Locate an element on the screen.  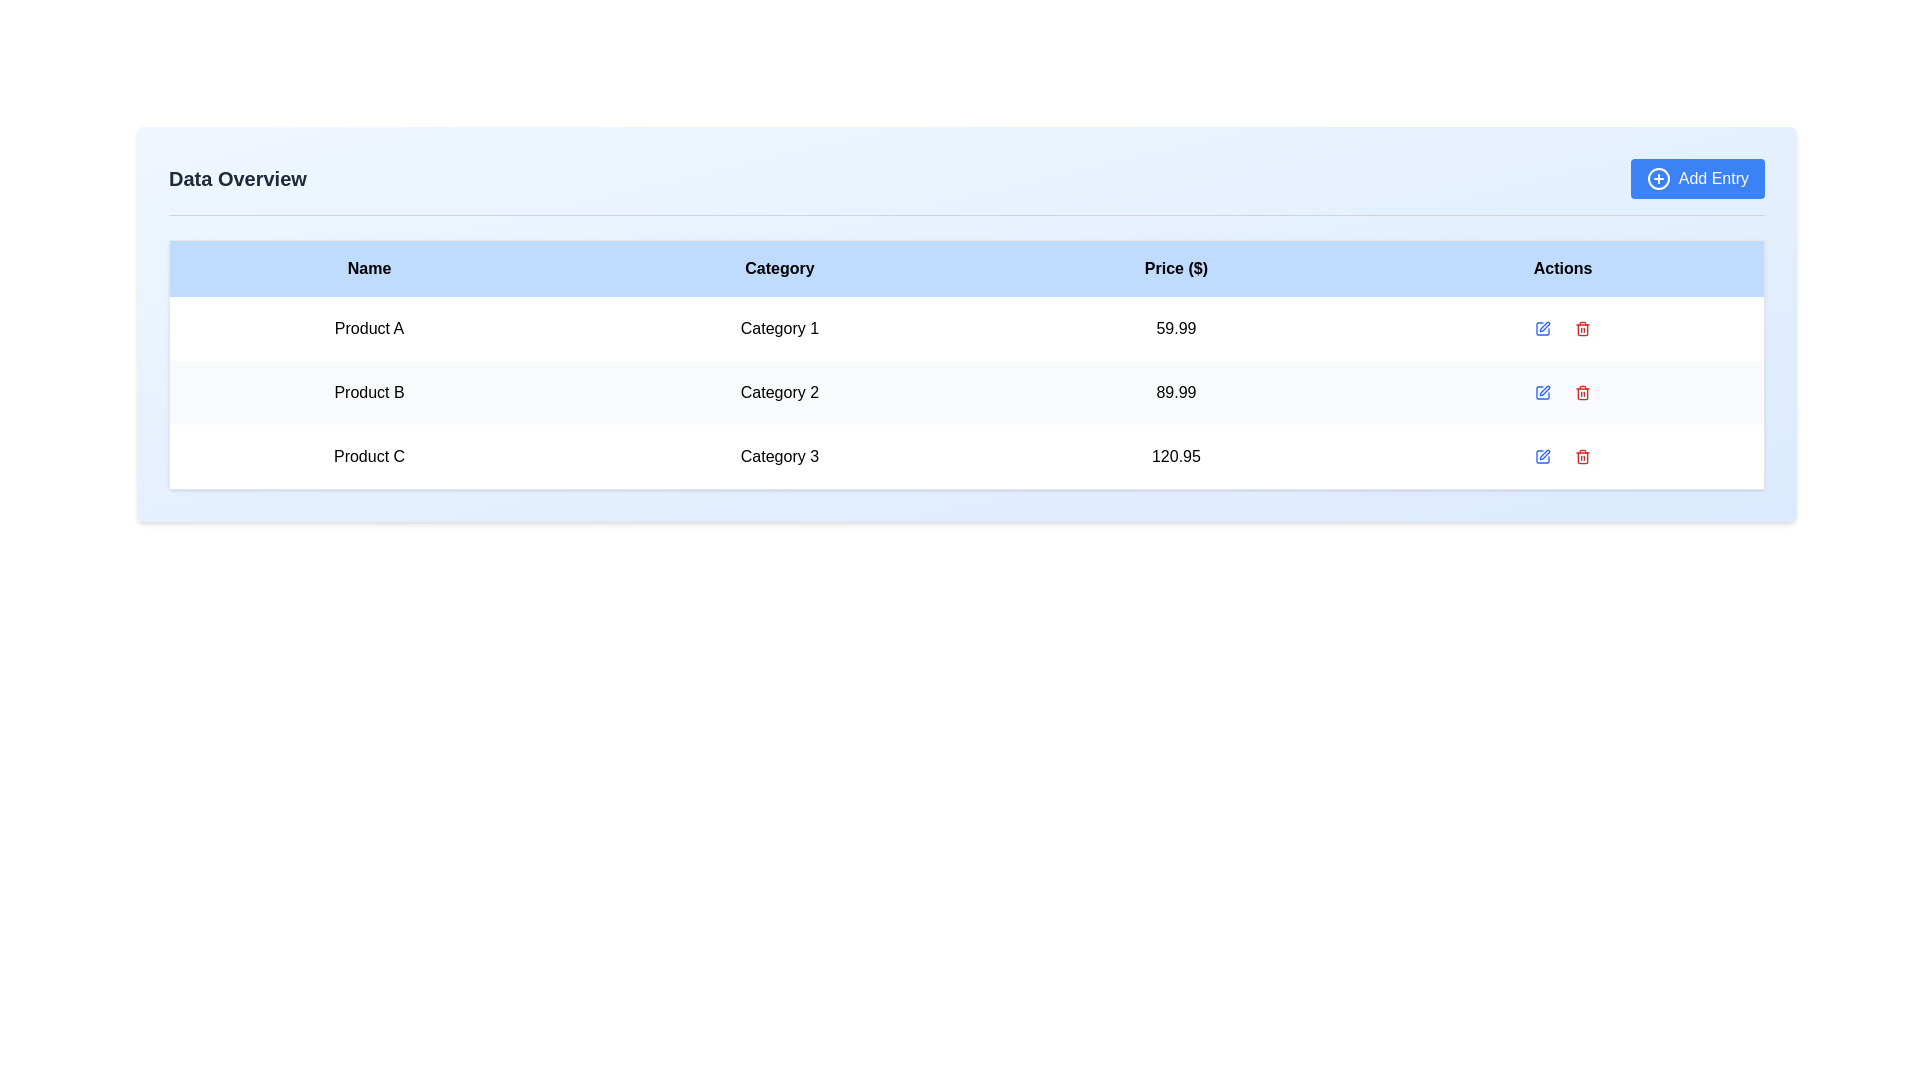
the button located at the top-right corner of the 'Data Overview' section is located at coordinates (1696, 177).